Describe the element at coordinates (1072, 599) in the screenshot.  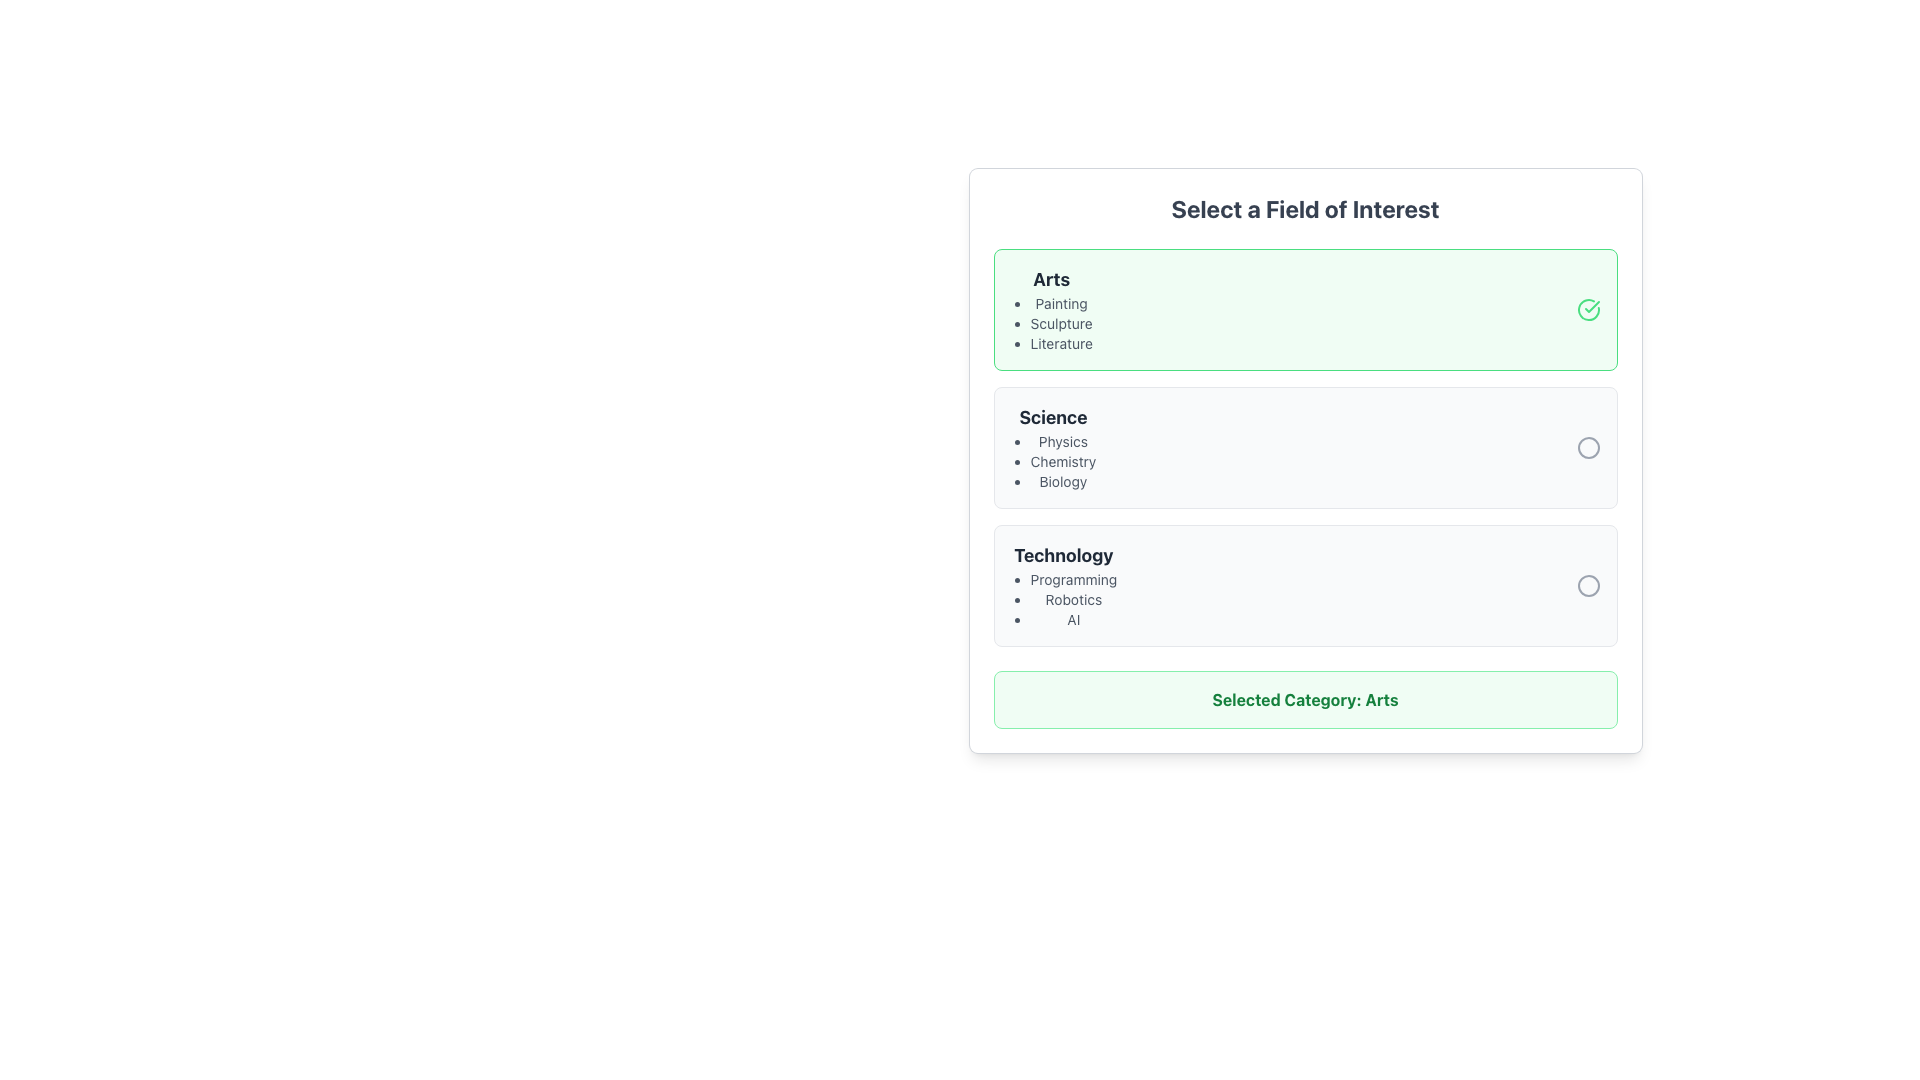
I see `the list item labeled 'Robotics', which is the second item in the vertical list under the 'Technology' section` at that location.